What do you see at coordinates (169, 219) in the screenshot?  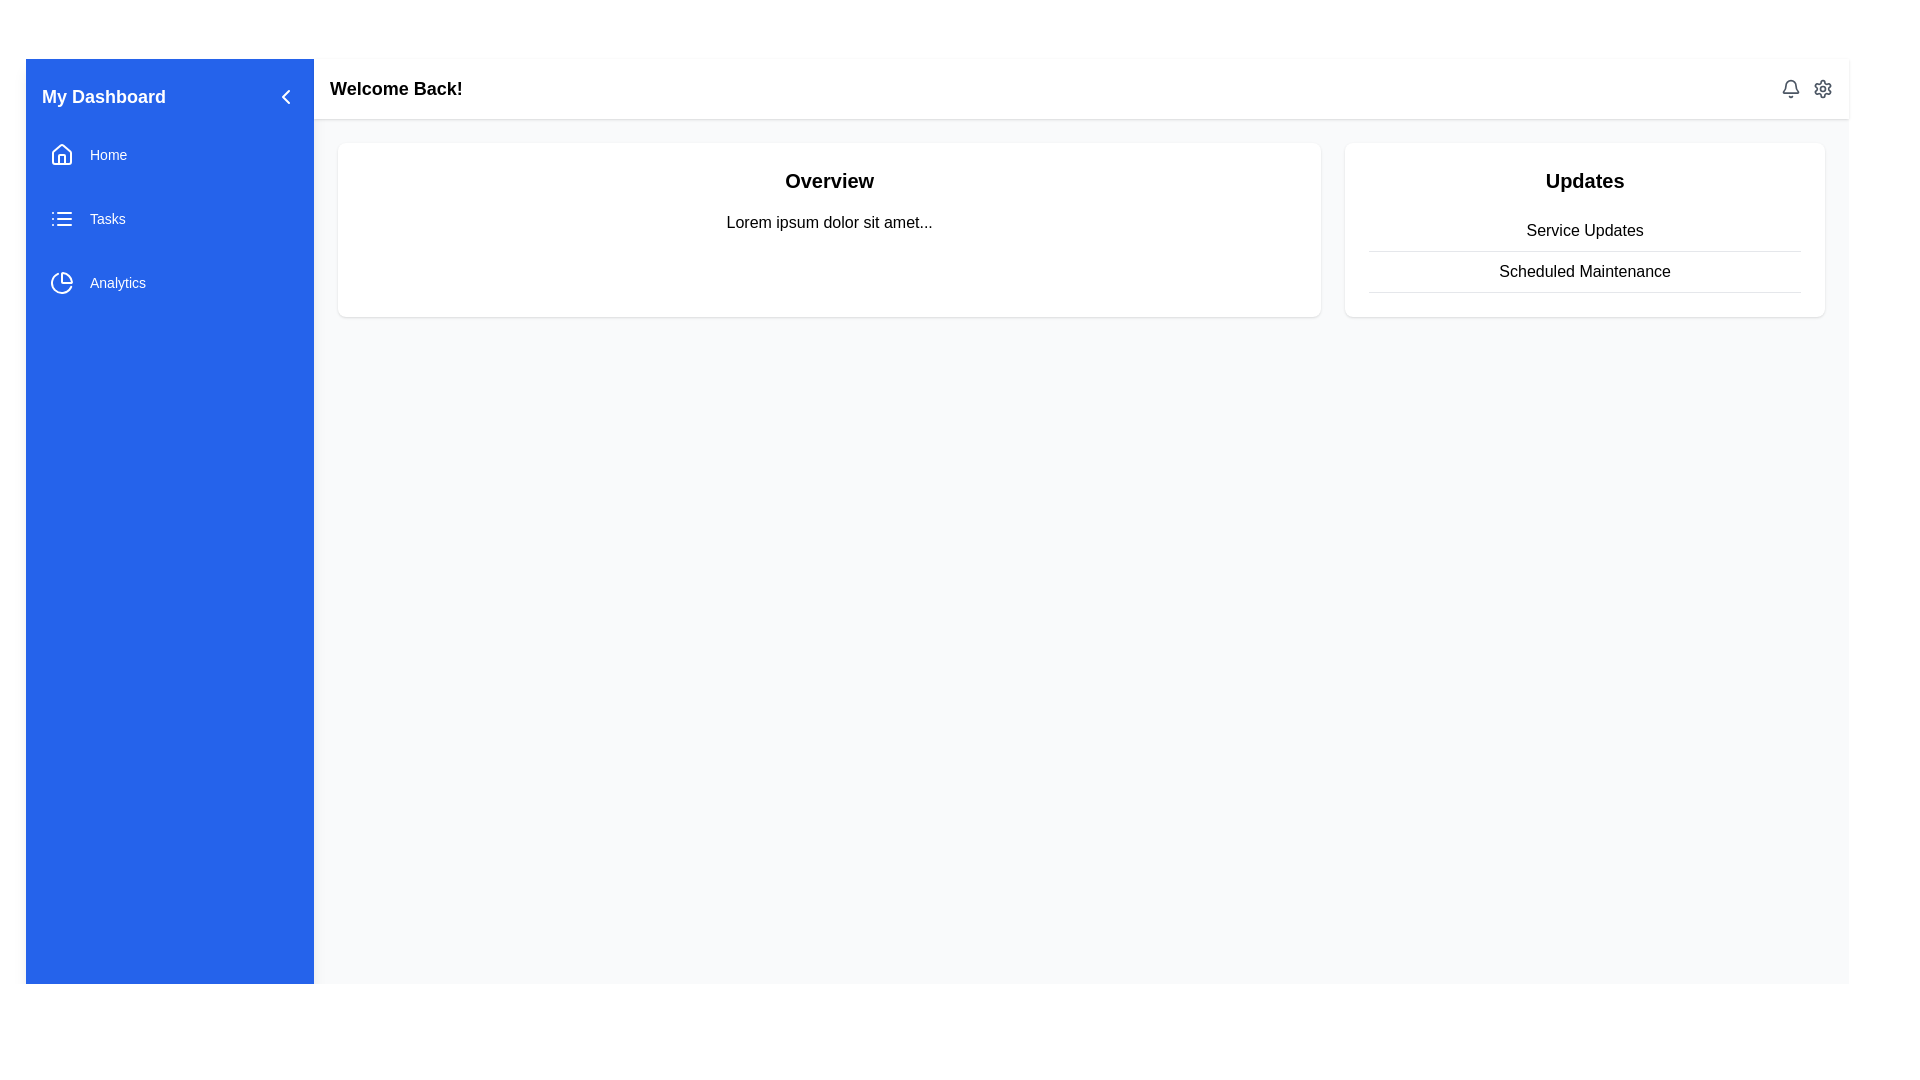 I see `the 'Tasks' navigation button, which is the second item in the vertical list of menu options in the sidebar, located below 'Home' and above 'Analytics'` at bounding box center [169, 219].